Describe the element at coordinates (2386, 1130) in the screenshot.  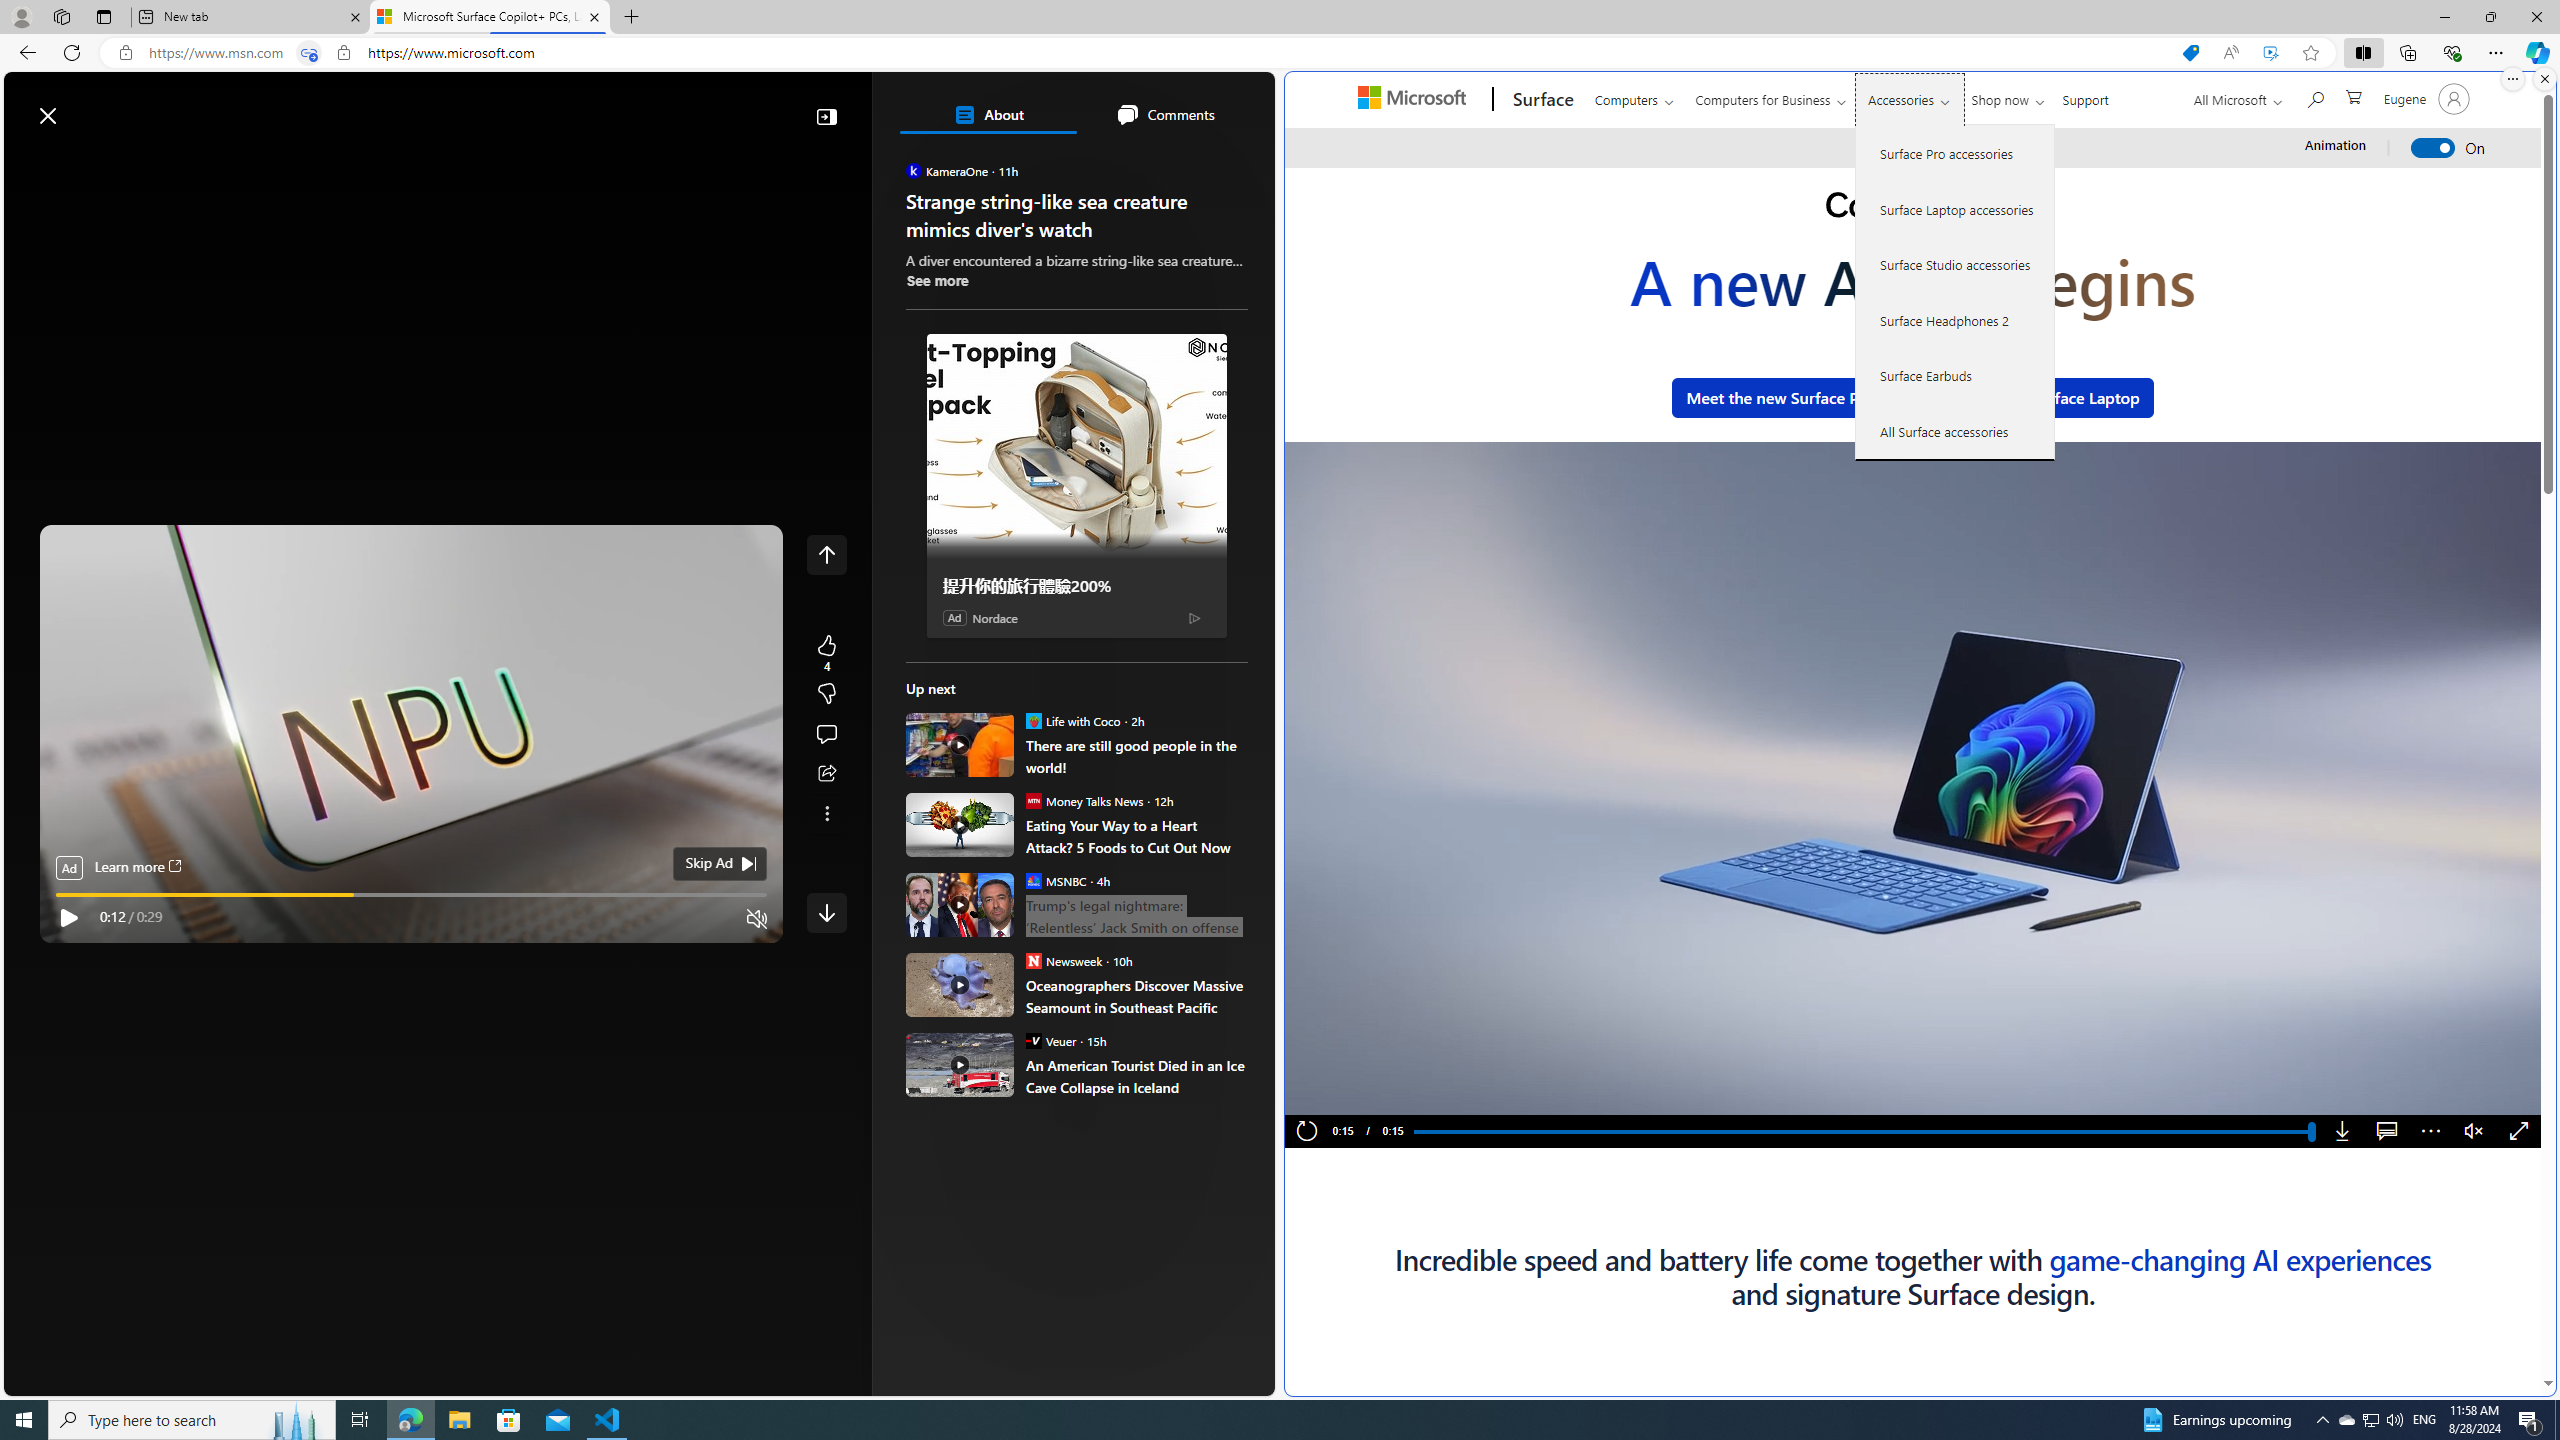
I see `'Captions'` at that location.